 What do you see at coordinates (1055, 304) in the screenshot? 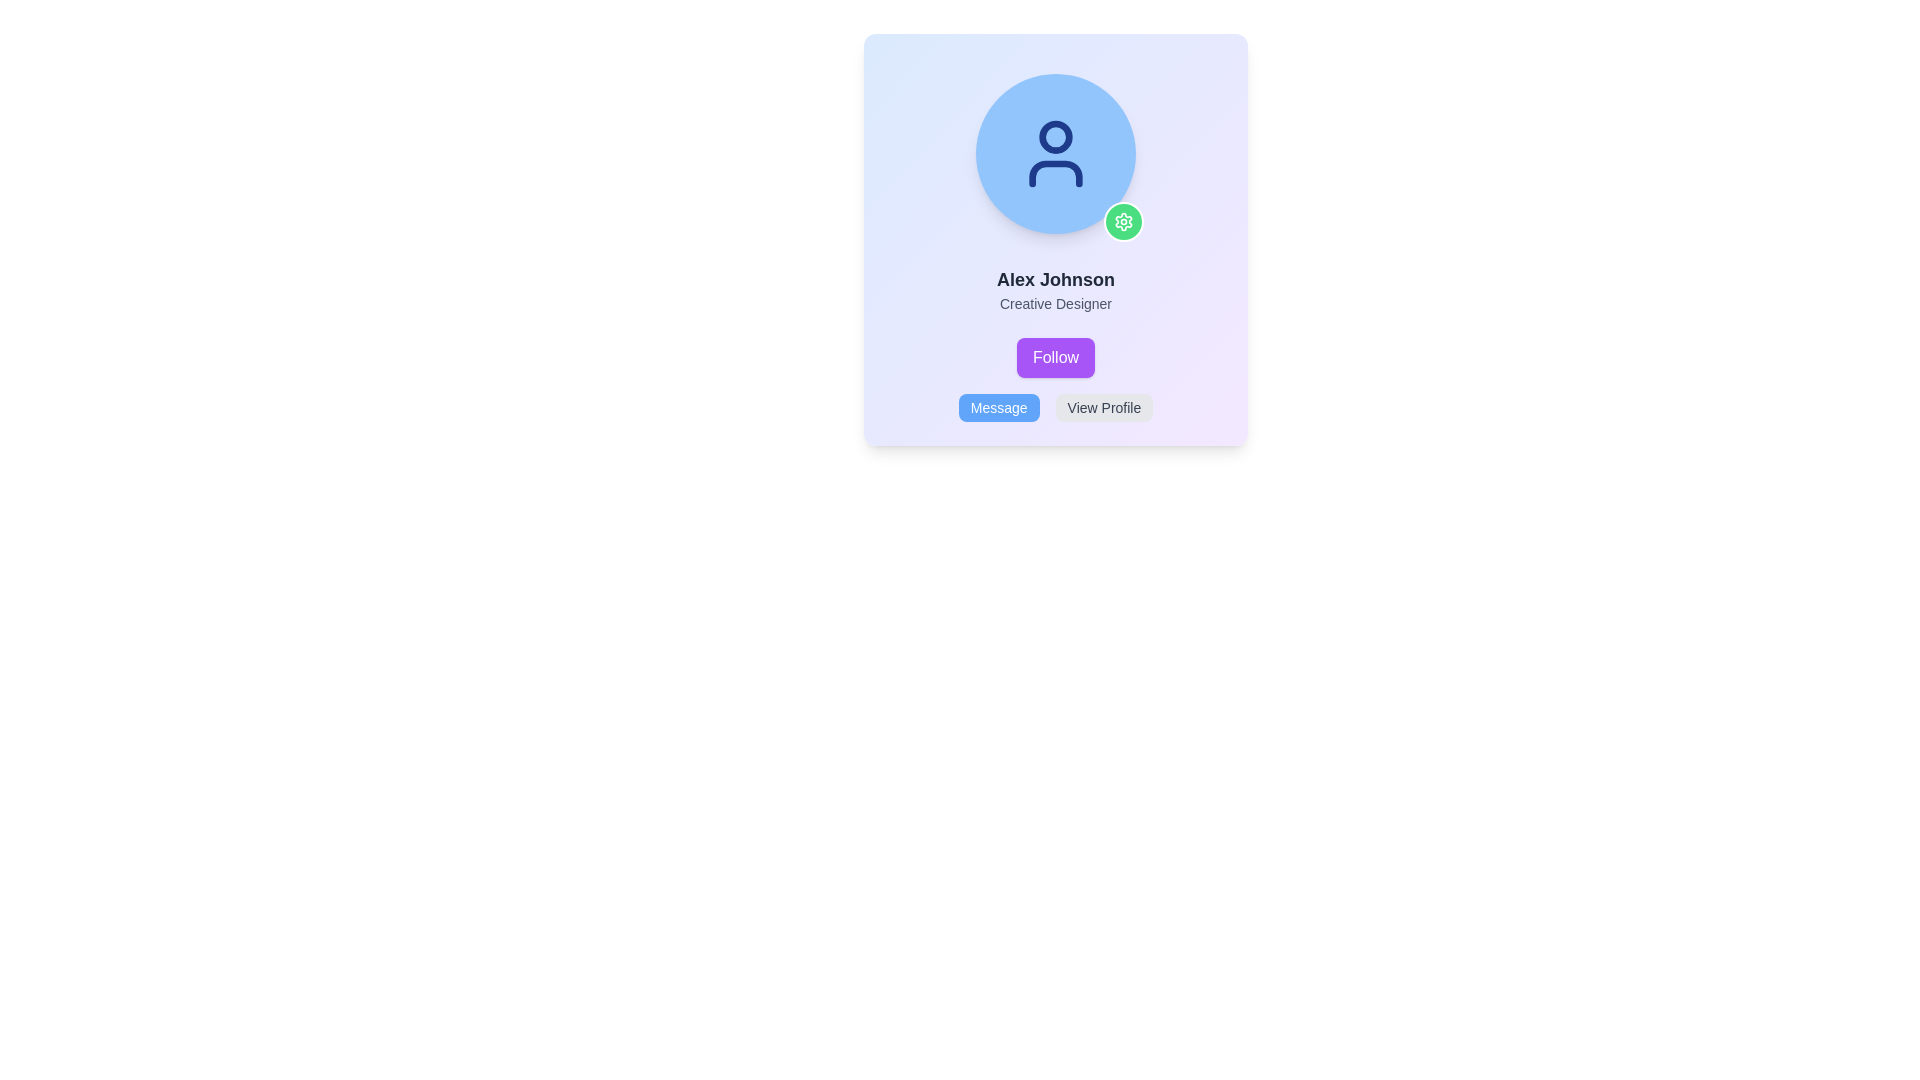
I see `the text label displaying 'Creative Designer', which is positioned beneath 'Alex Johnson' and is center-aligned within a card-like structure` at bounding box center [1055, 304].